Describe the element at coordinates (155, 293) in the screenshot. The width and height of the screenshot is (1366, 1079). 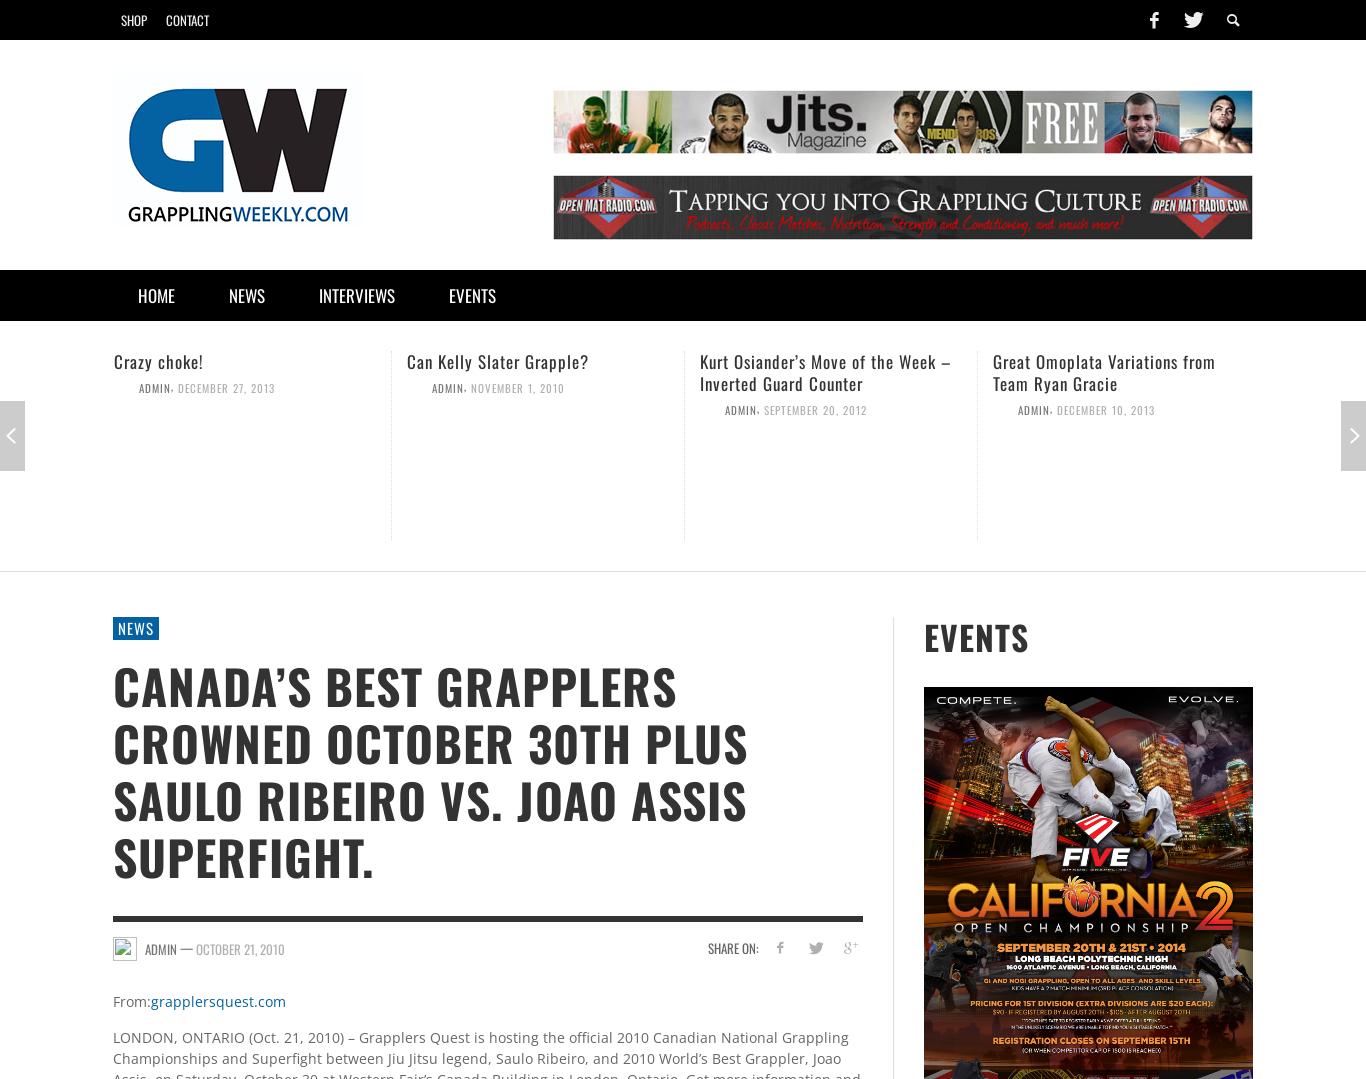
I see `'Home'` at that location.